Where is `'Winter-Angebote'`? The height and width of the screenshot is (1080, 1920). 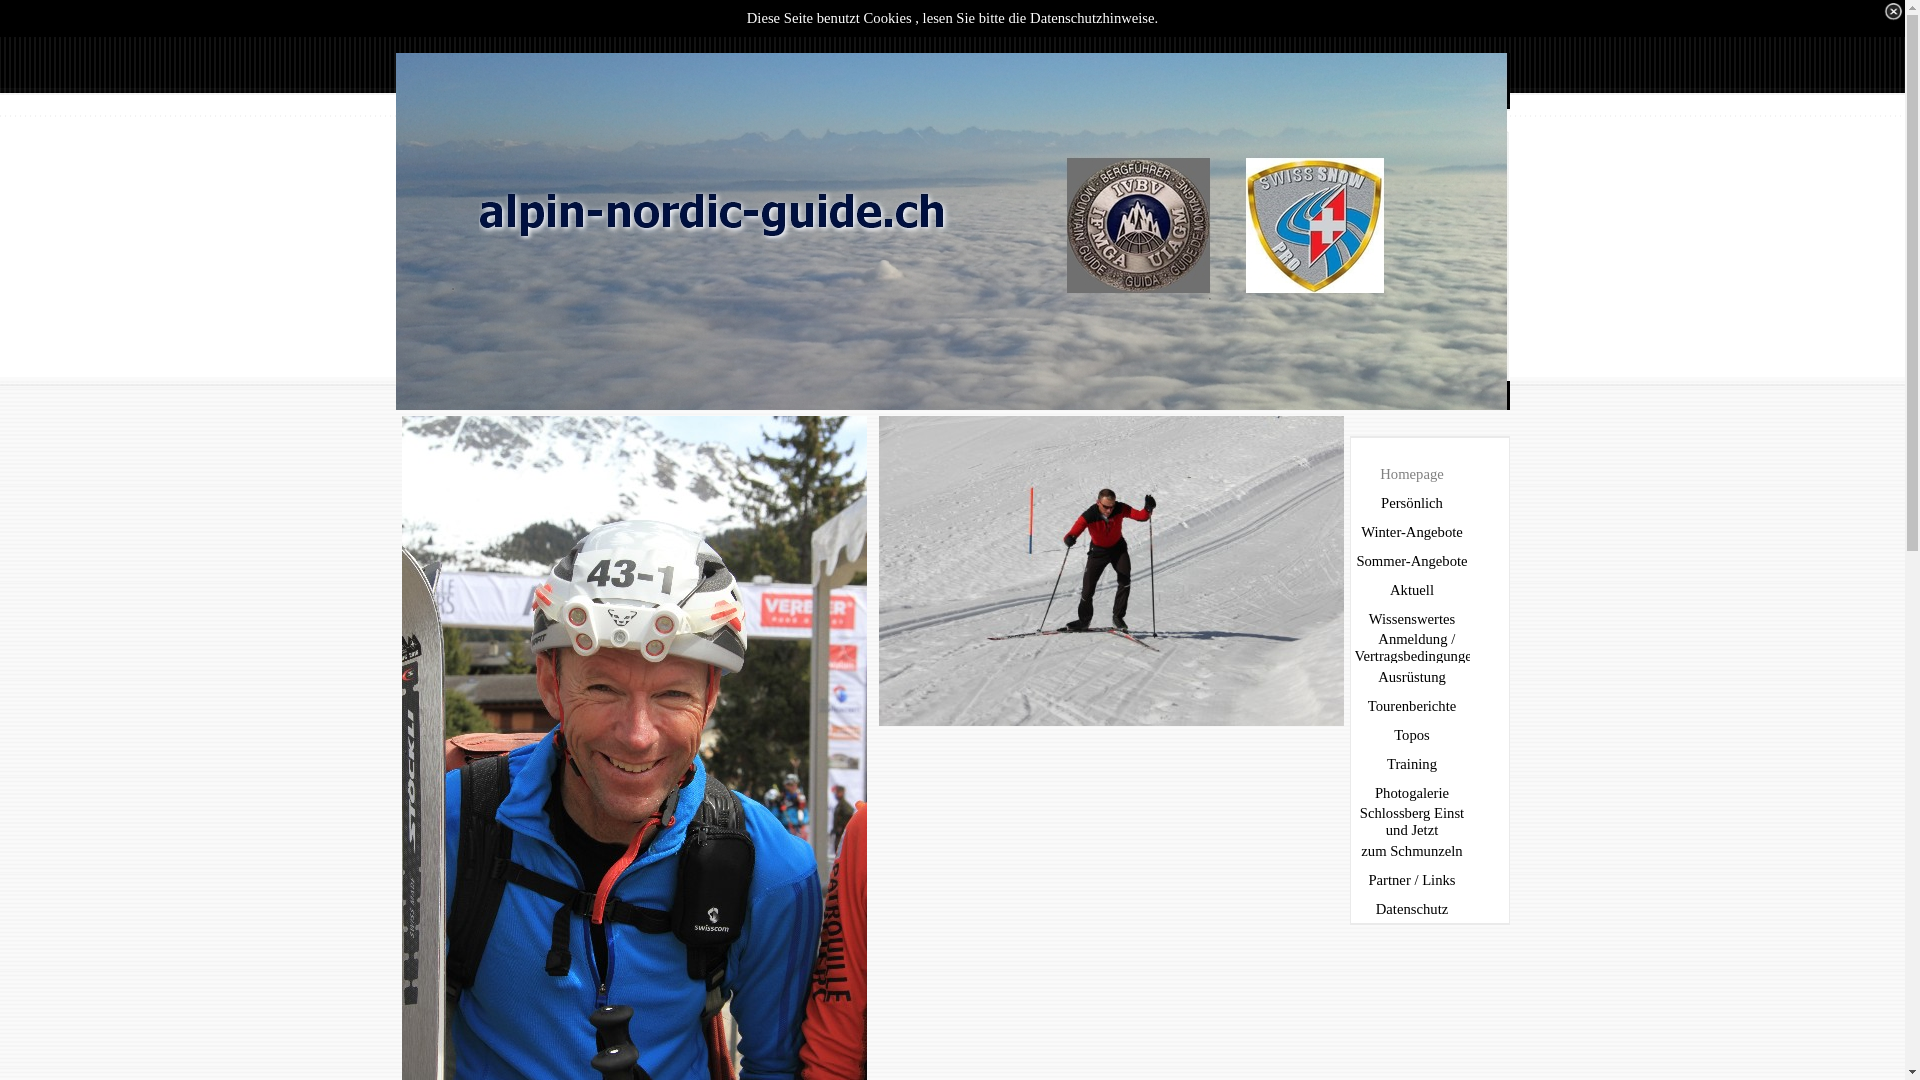 'Winter-Angebote' is located at coordinates (1413, 531).